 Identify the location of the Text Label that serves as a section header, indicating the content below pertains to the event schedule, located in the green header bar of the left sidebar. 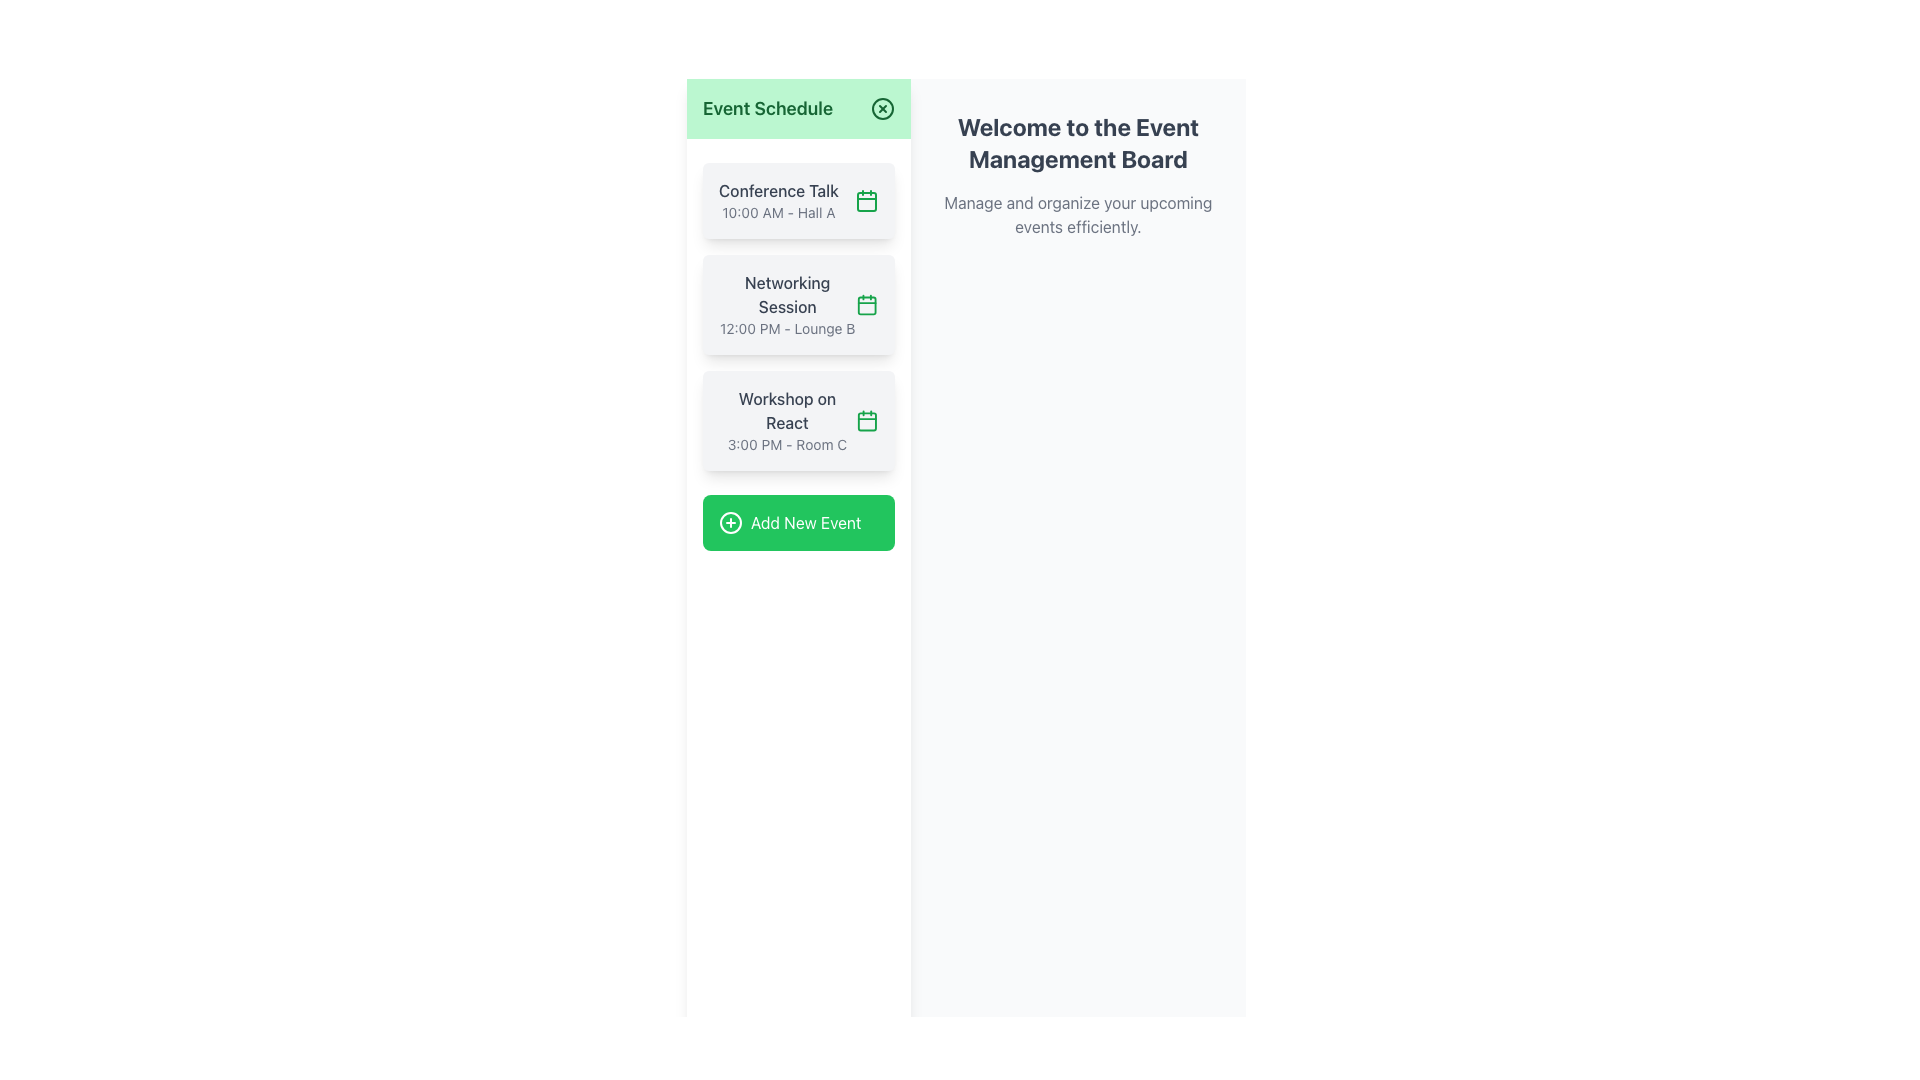
(767, 108).